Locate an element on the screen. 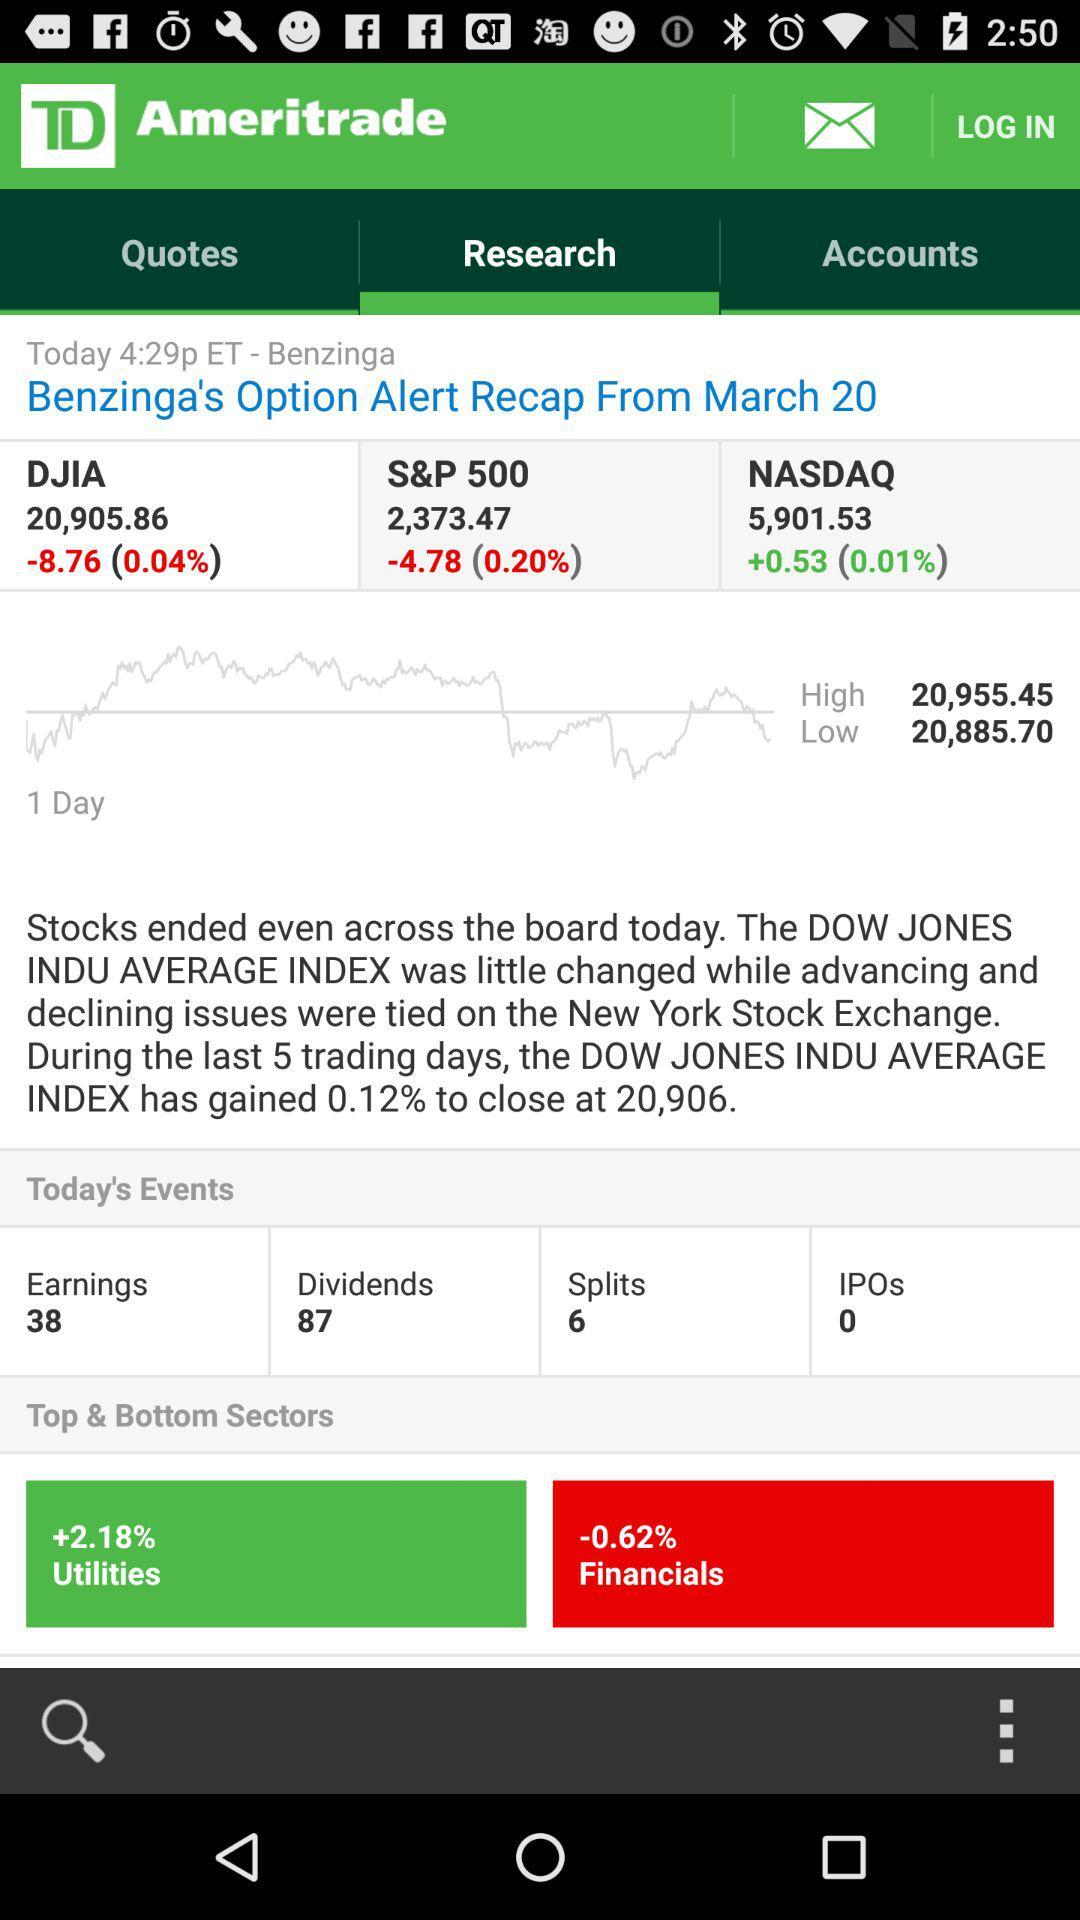 Image resolution: width=1080 pixels, height=1920 pixels. icon to the left of accounts is located at coordinates (232, 124).